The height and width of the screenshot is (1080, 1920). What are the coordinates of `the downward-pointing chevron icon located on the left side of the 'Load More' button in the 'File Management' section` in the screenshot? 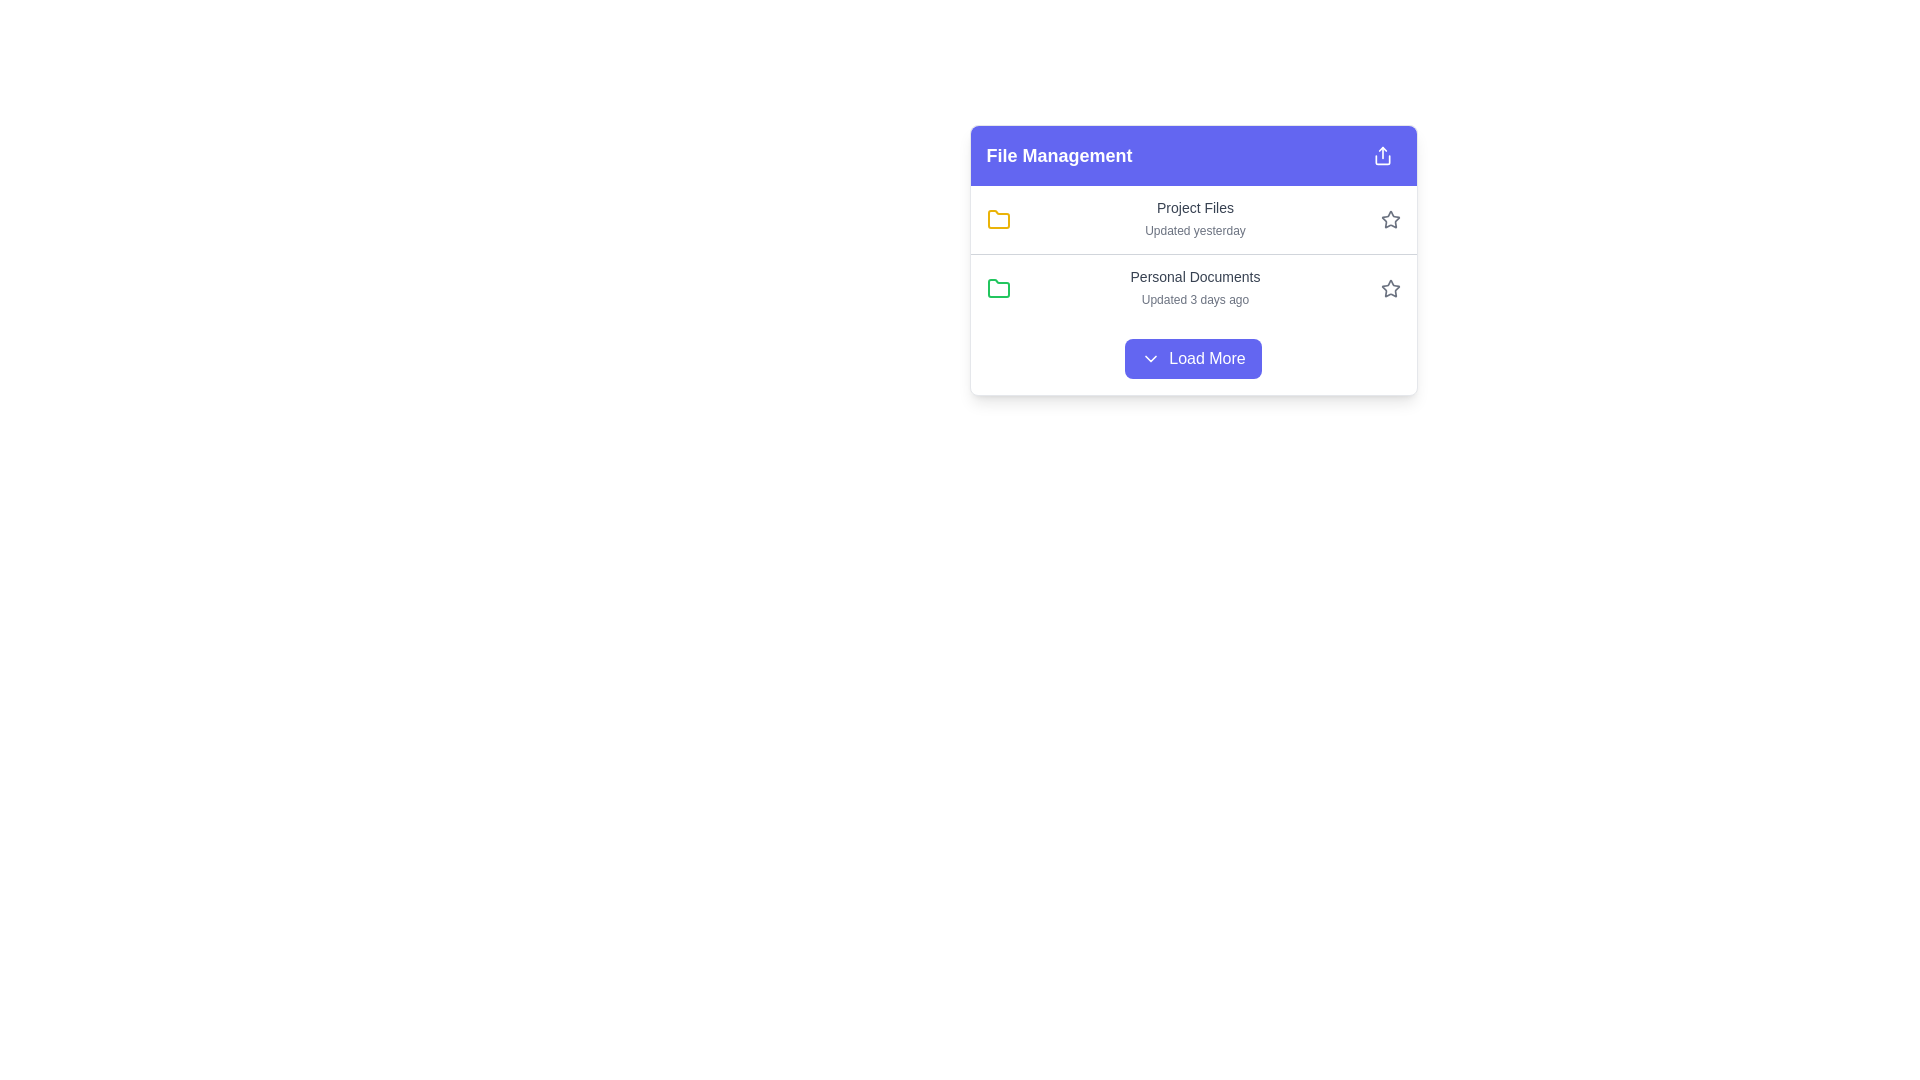 It's located at (1151, 357).